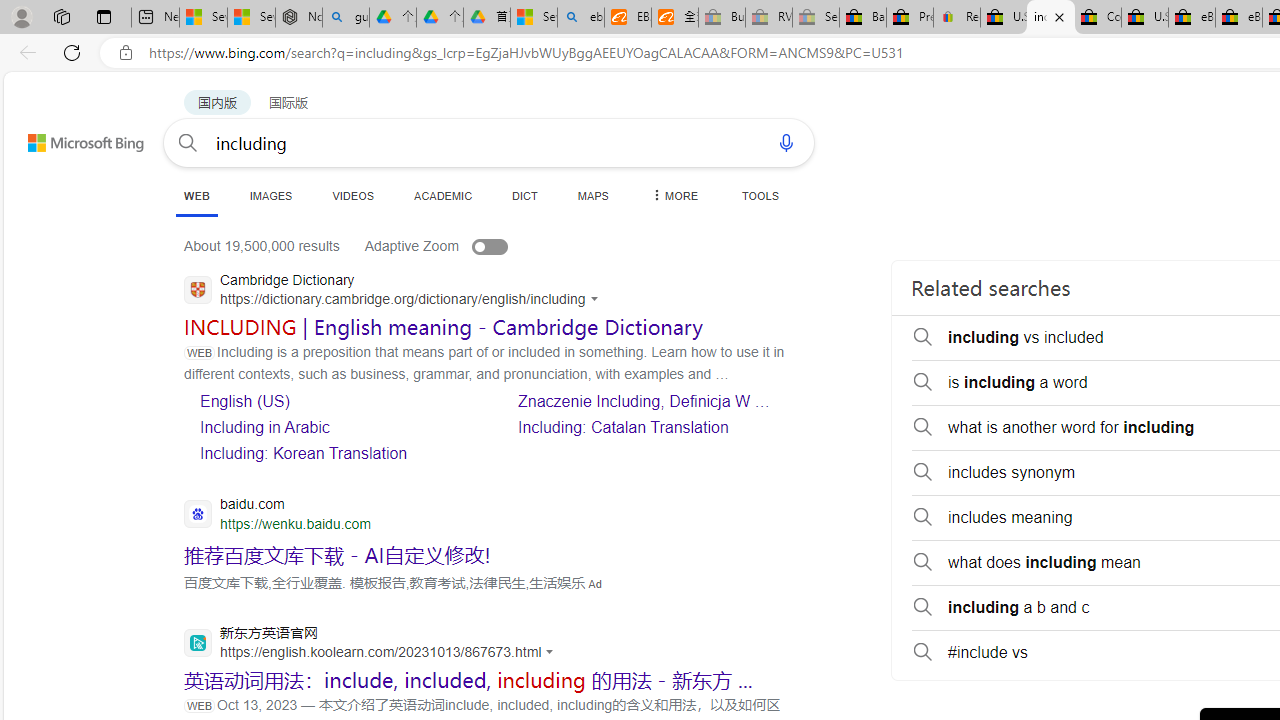  I want to click on 'TOOLS', so click(759, 195).